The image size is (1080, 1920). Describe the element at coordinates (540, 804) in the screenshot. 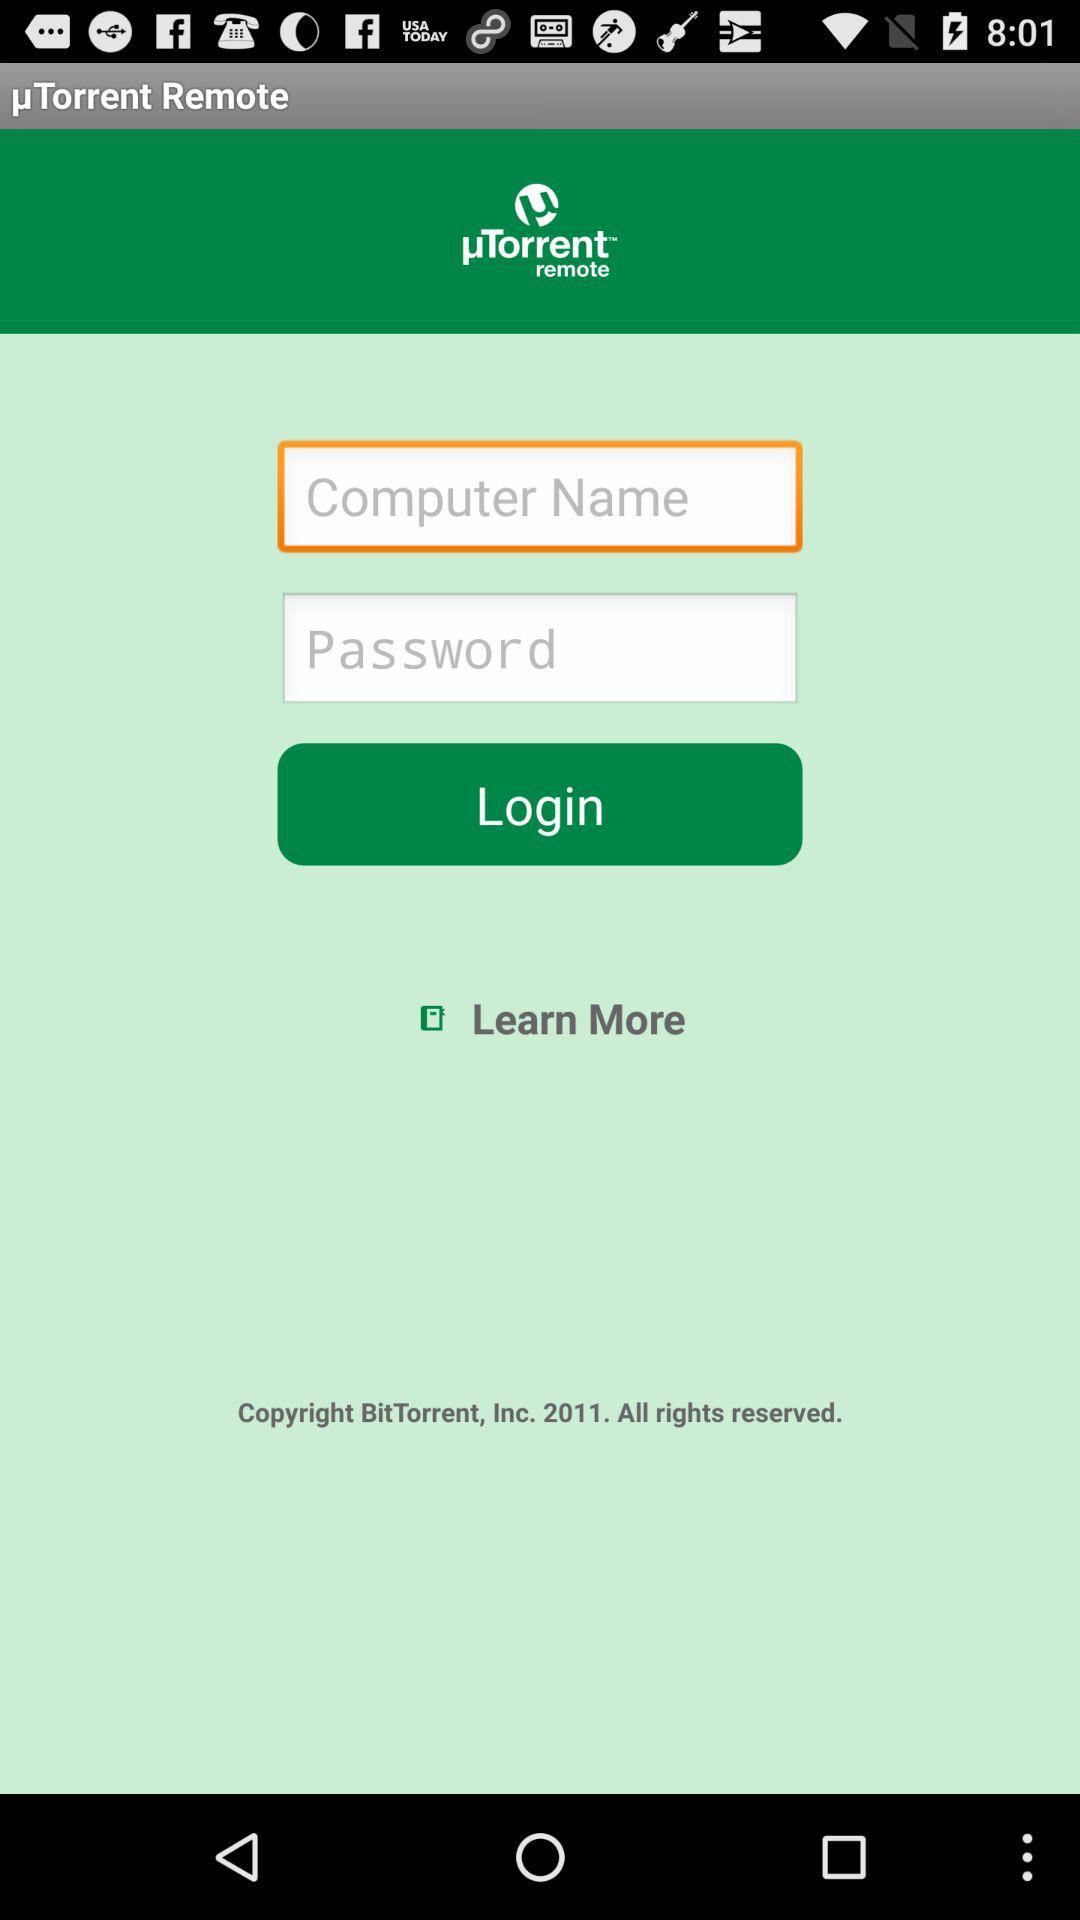

I see `login button` at that location.